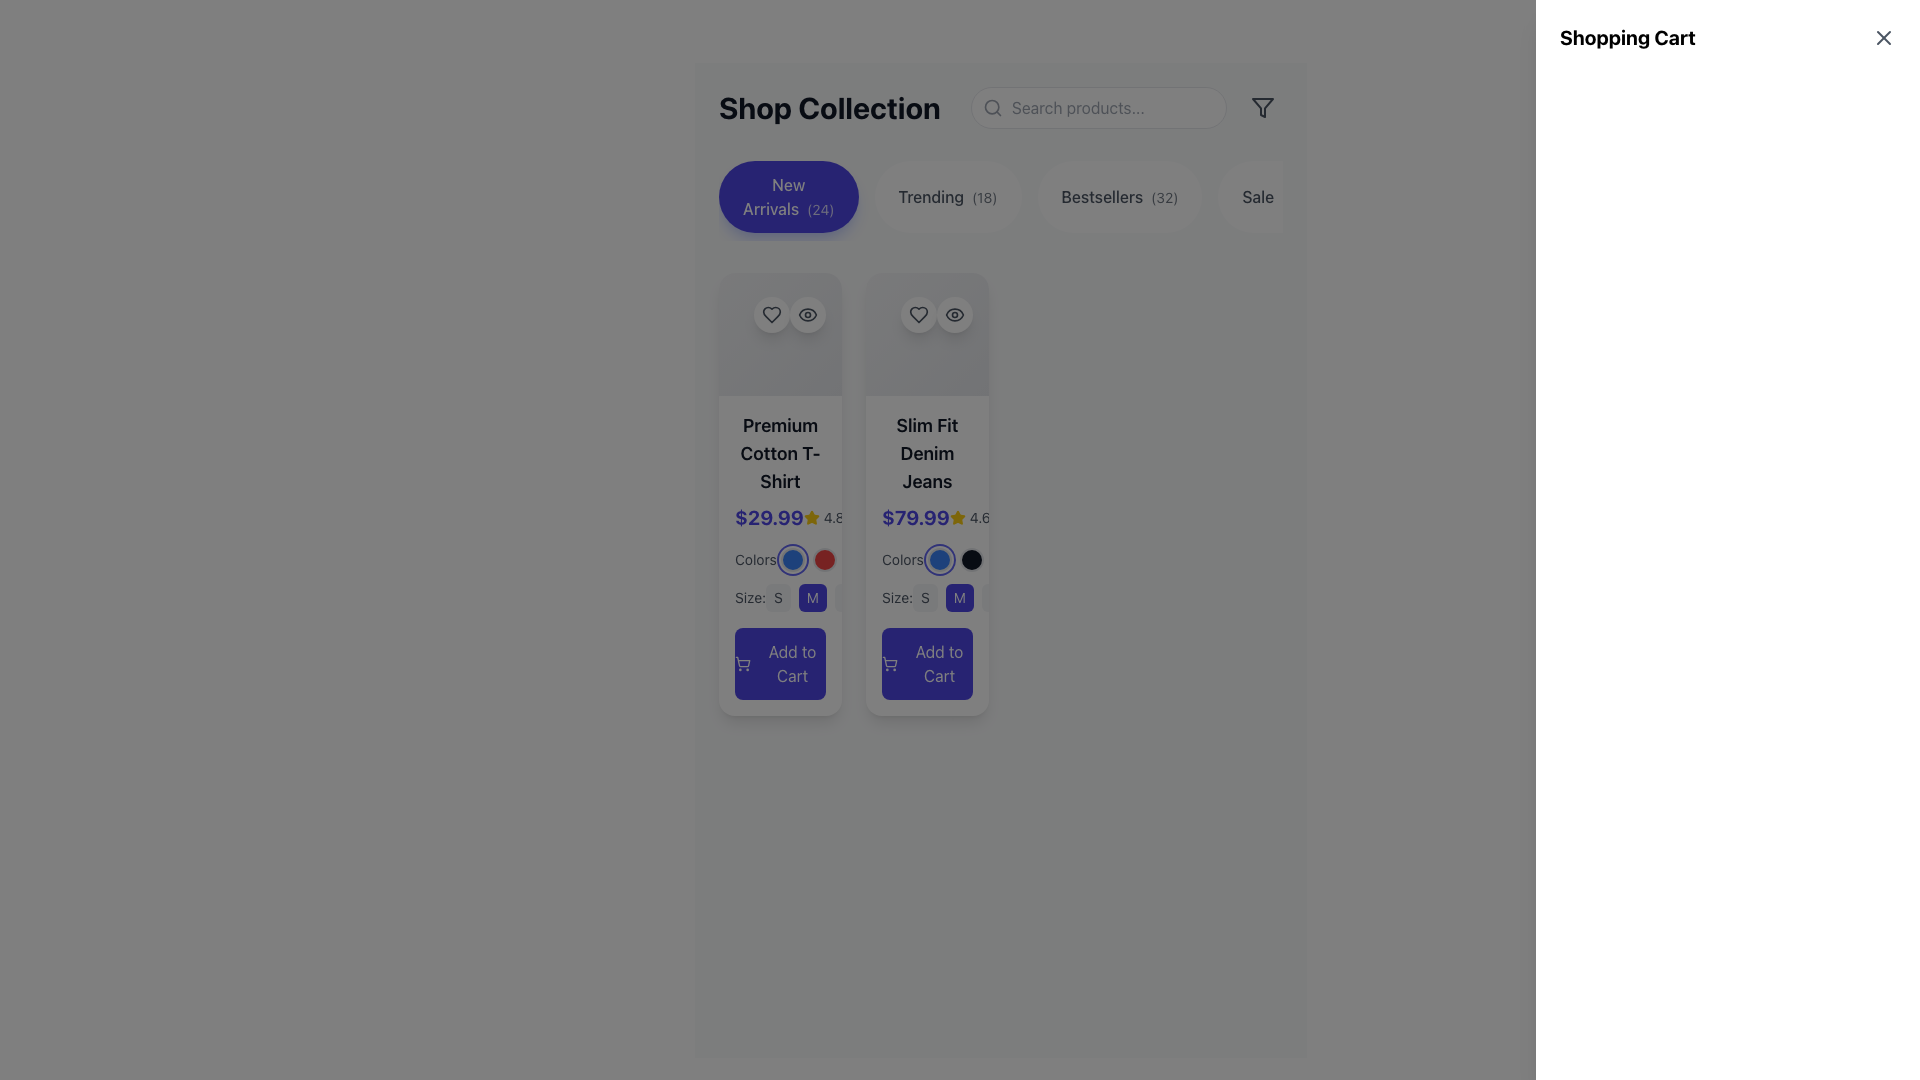 Image resolution: width=1920 pixels, height=1080 pixels. I want to click on the product name text label located at the top of the product card, which identifies the item being presented, so click(779, 454).